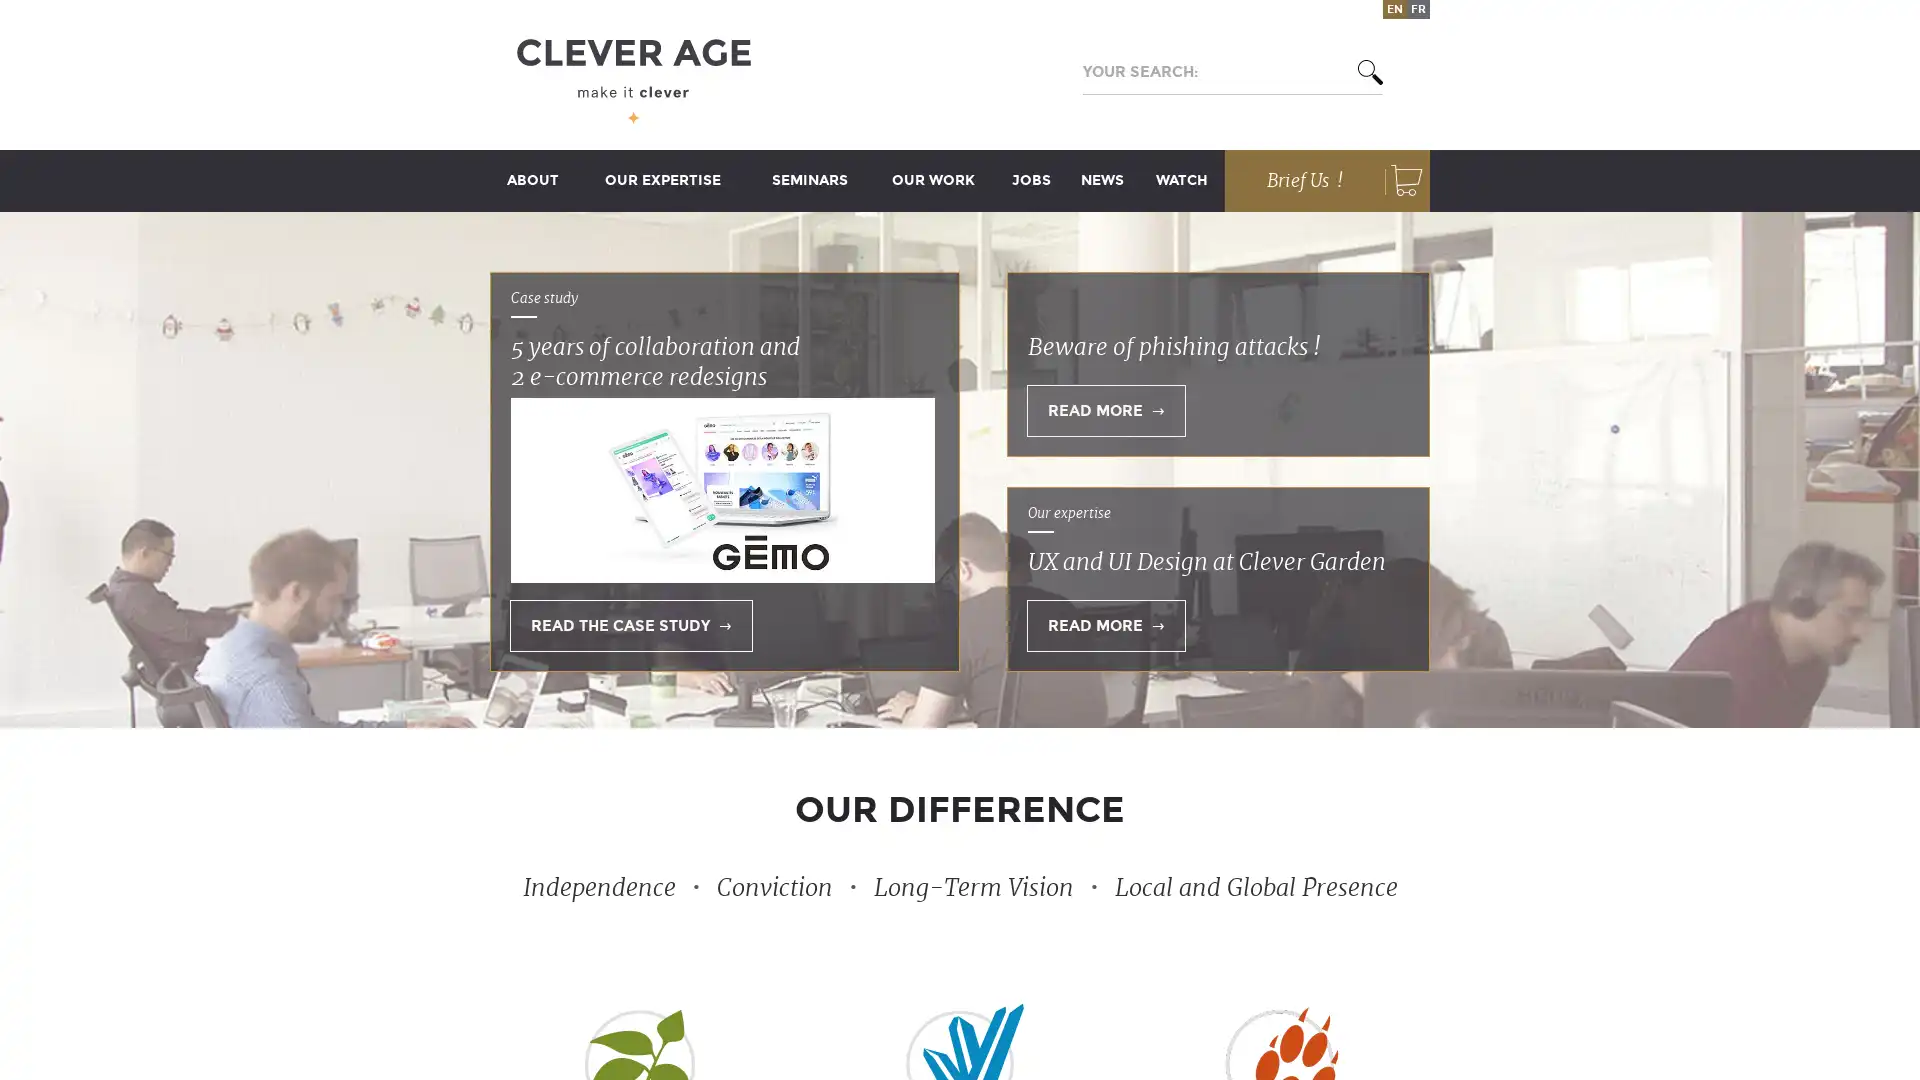 Image resolution: width=1920 pixels, height=1080 pixels. Describe the element at coordinates (1187, 582) in the screenshot. I see `Accept All Cookies` at that location.